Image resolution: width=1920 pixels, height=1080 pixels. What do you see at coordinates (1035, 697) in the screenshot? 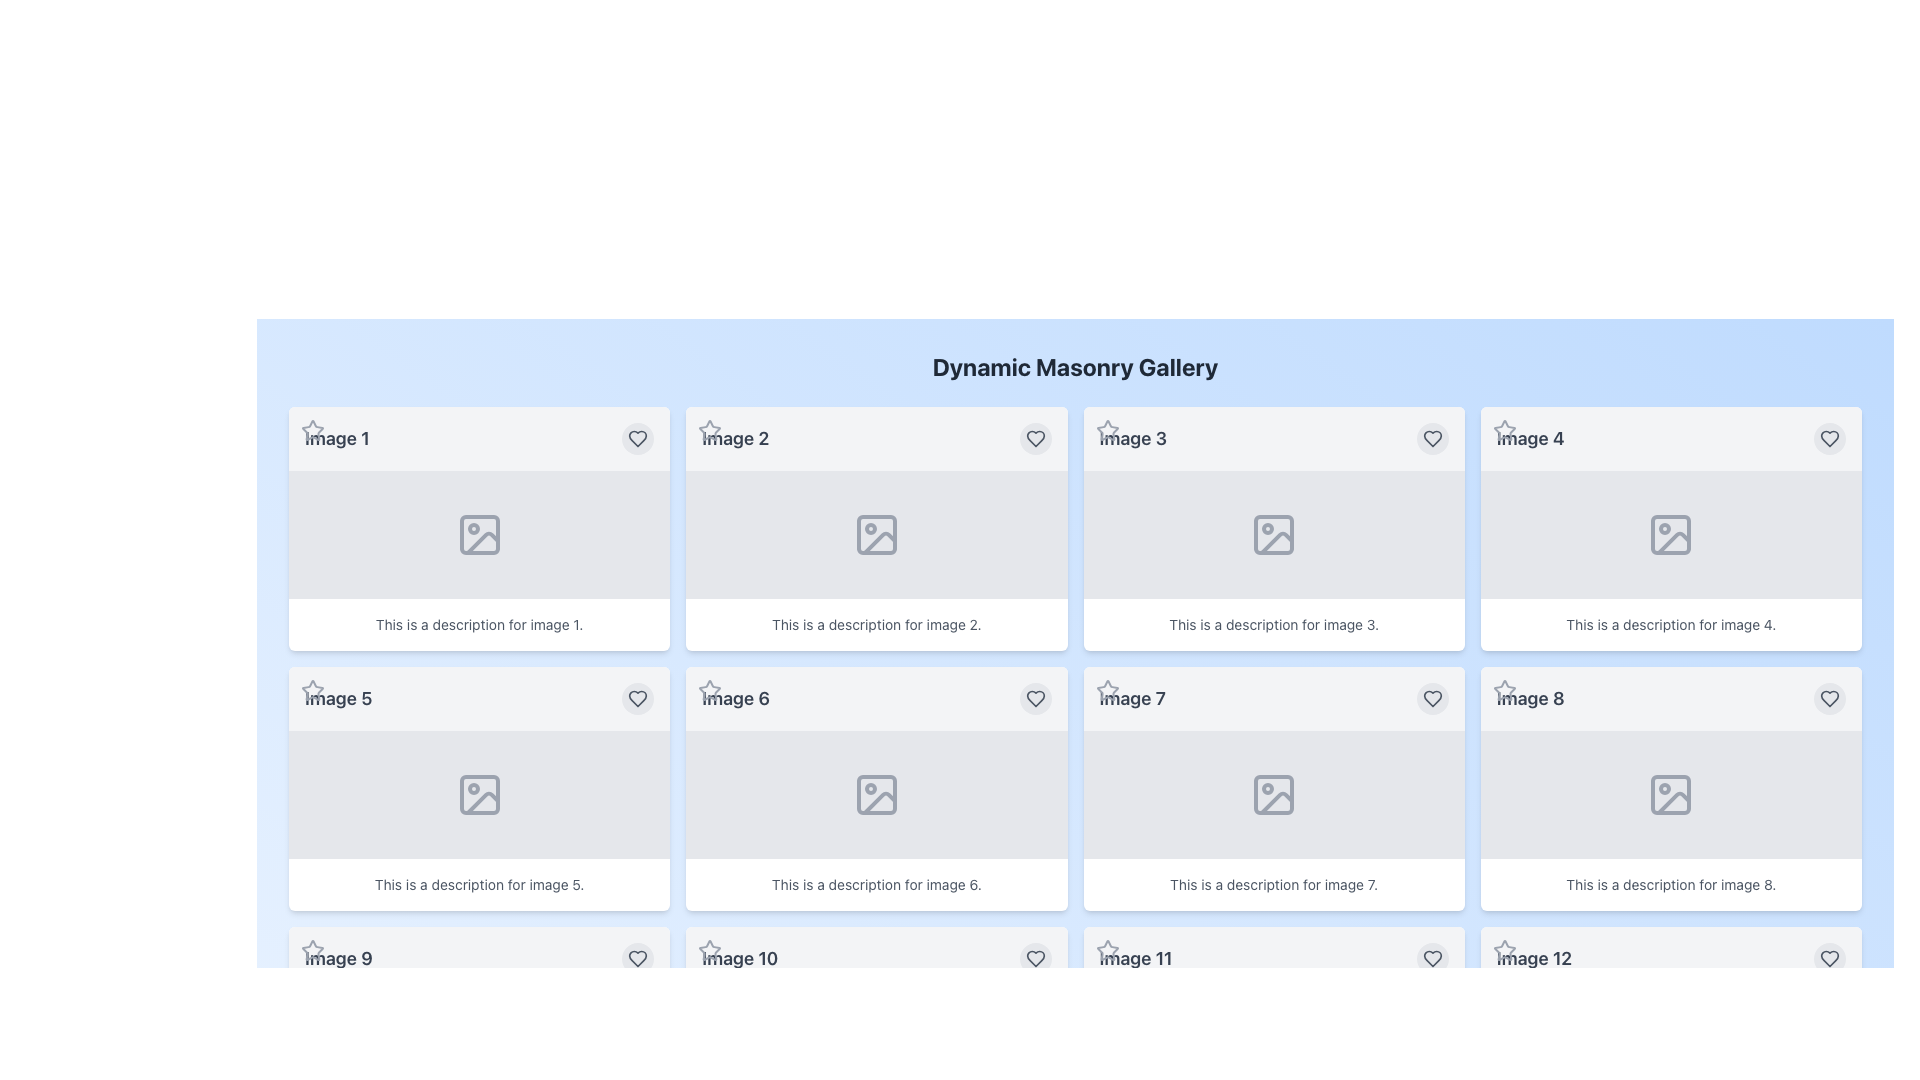
I see `the button in the top-right corner of the sixth card in the Dynamic Masonry Gallery to mark 'Image 6' as a favorite` at bounding box center [1035, 697].